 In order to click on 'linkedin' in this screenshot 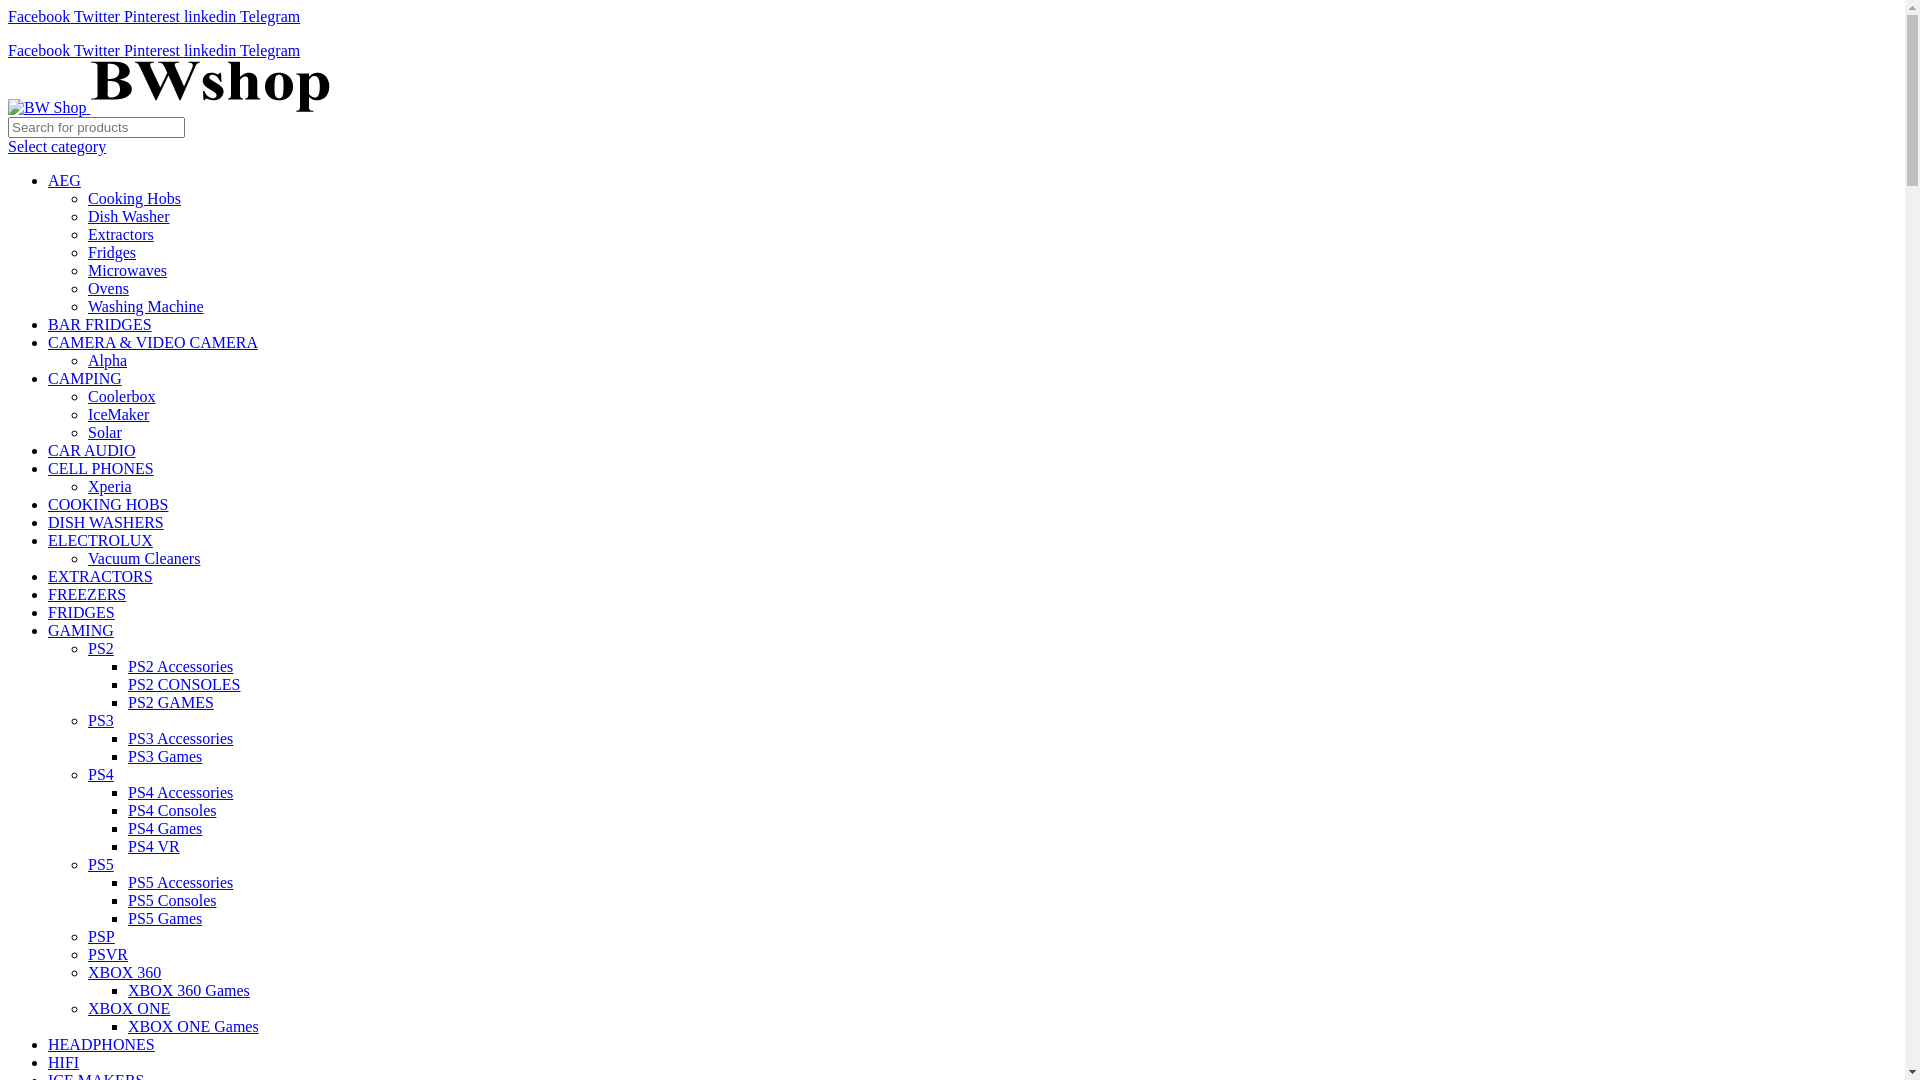, I will do `click(211, 16)`.